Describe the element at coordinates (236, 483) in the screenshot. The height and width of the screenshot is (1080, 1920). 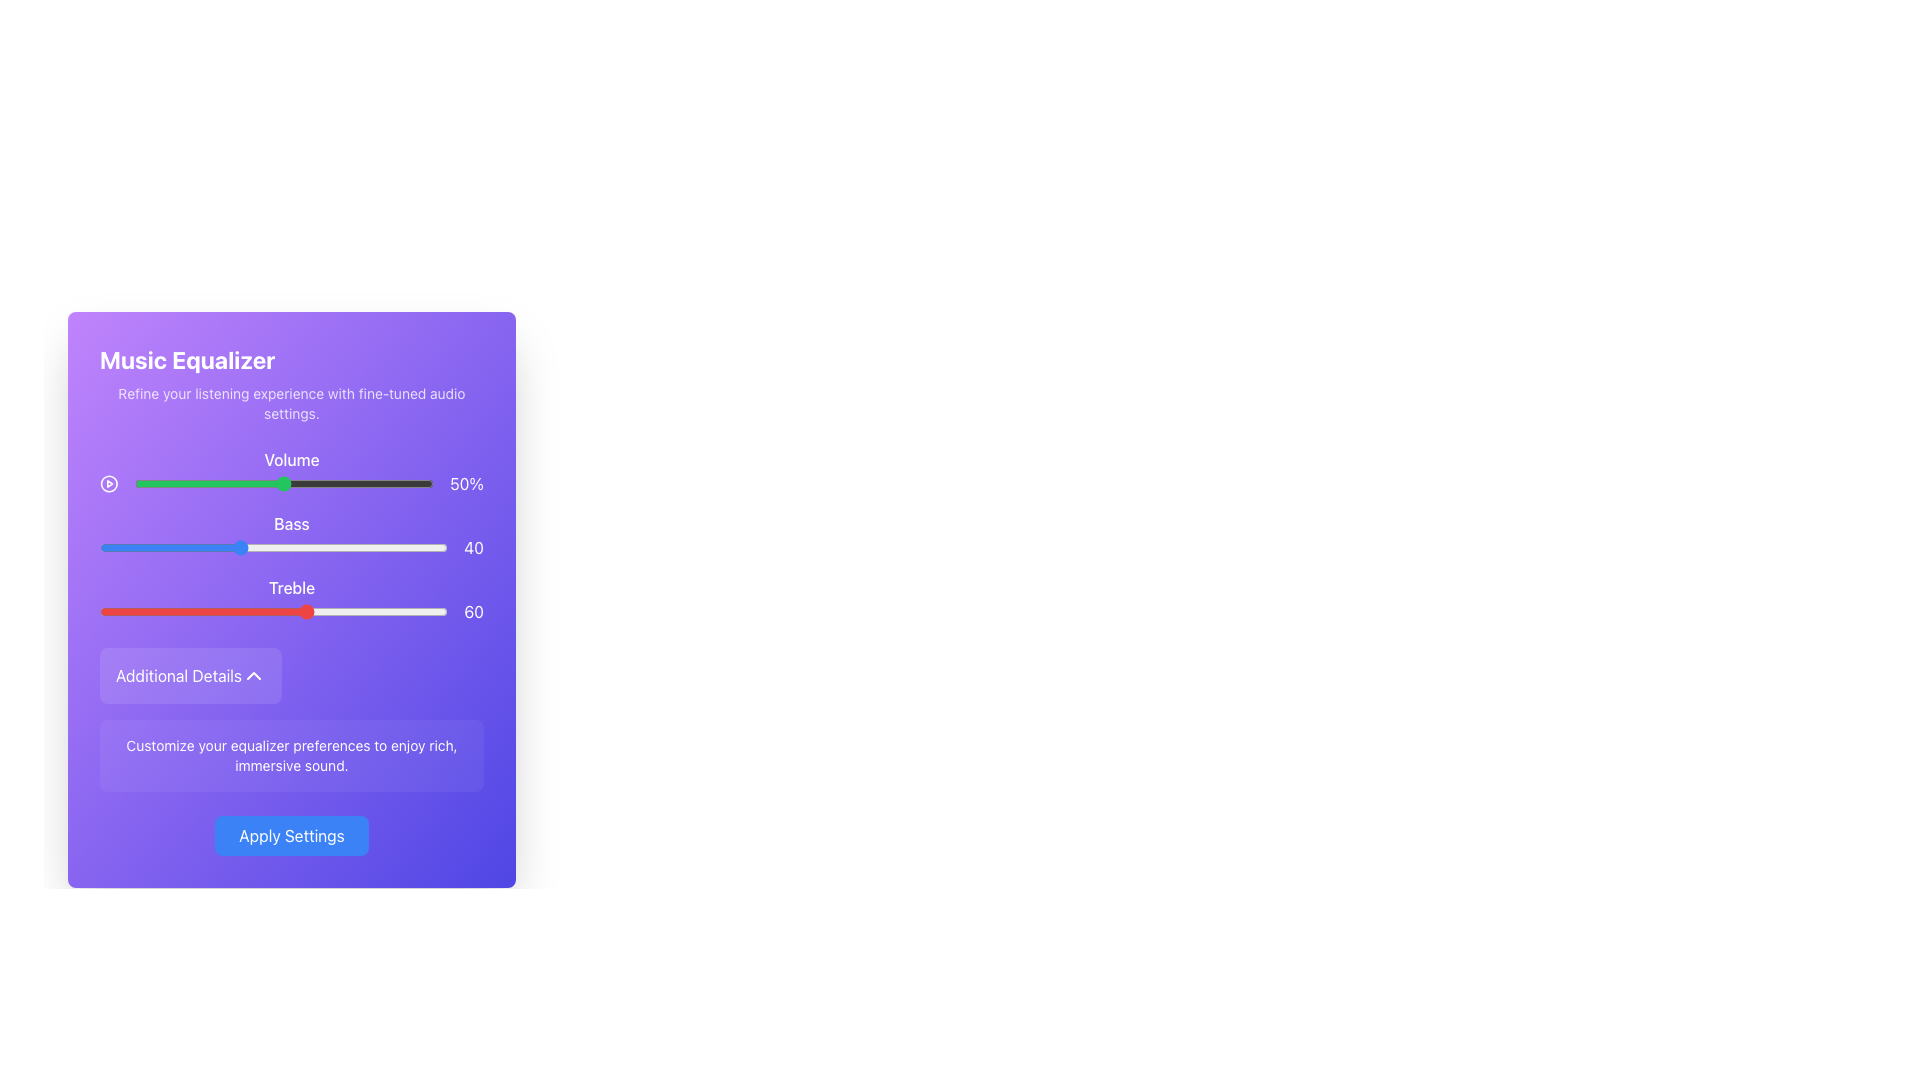
I see `the slider` at that location.